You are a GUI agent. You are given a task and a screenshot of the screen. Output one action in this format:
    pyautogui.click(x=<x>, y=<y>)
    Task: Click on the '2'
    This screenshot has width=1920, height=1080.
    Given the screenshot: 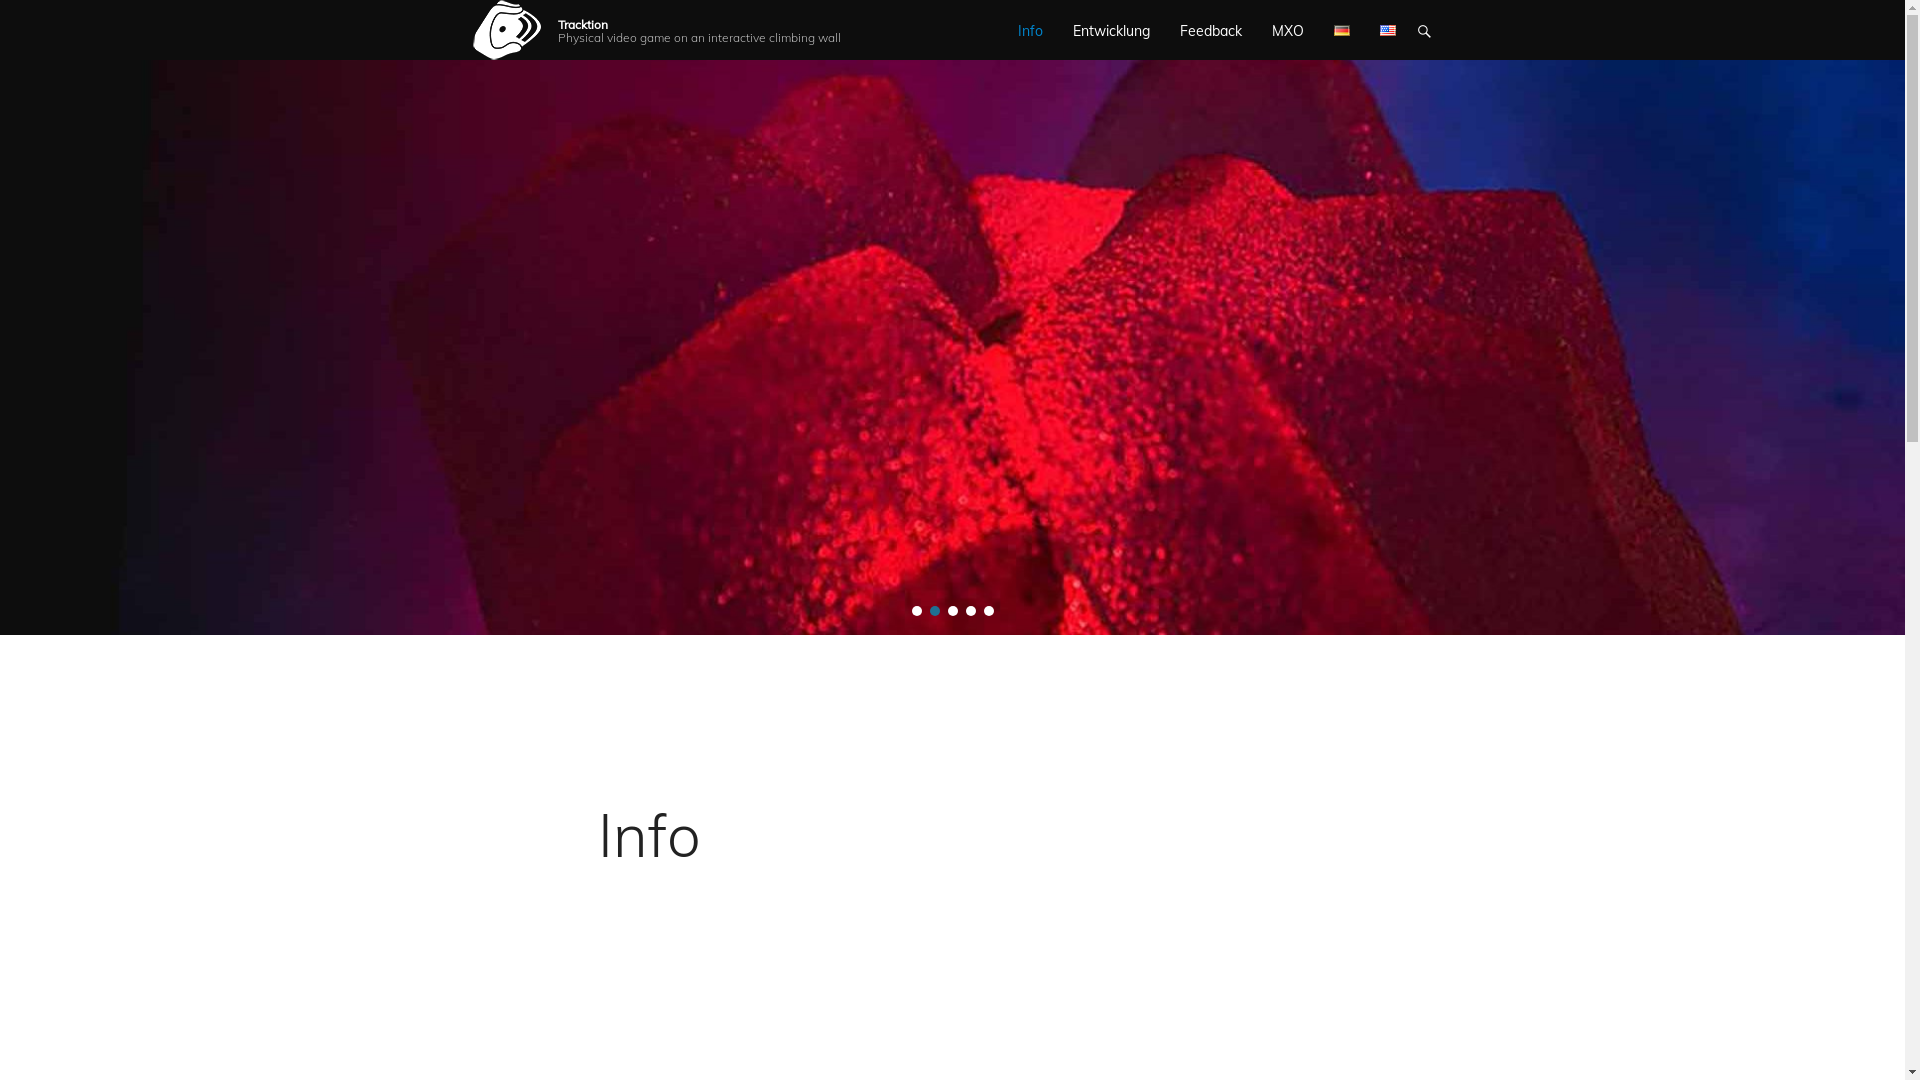 What is the action you would take?
    pyautogui.click(x=934, y=609)
    